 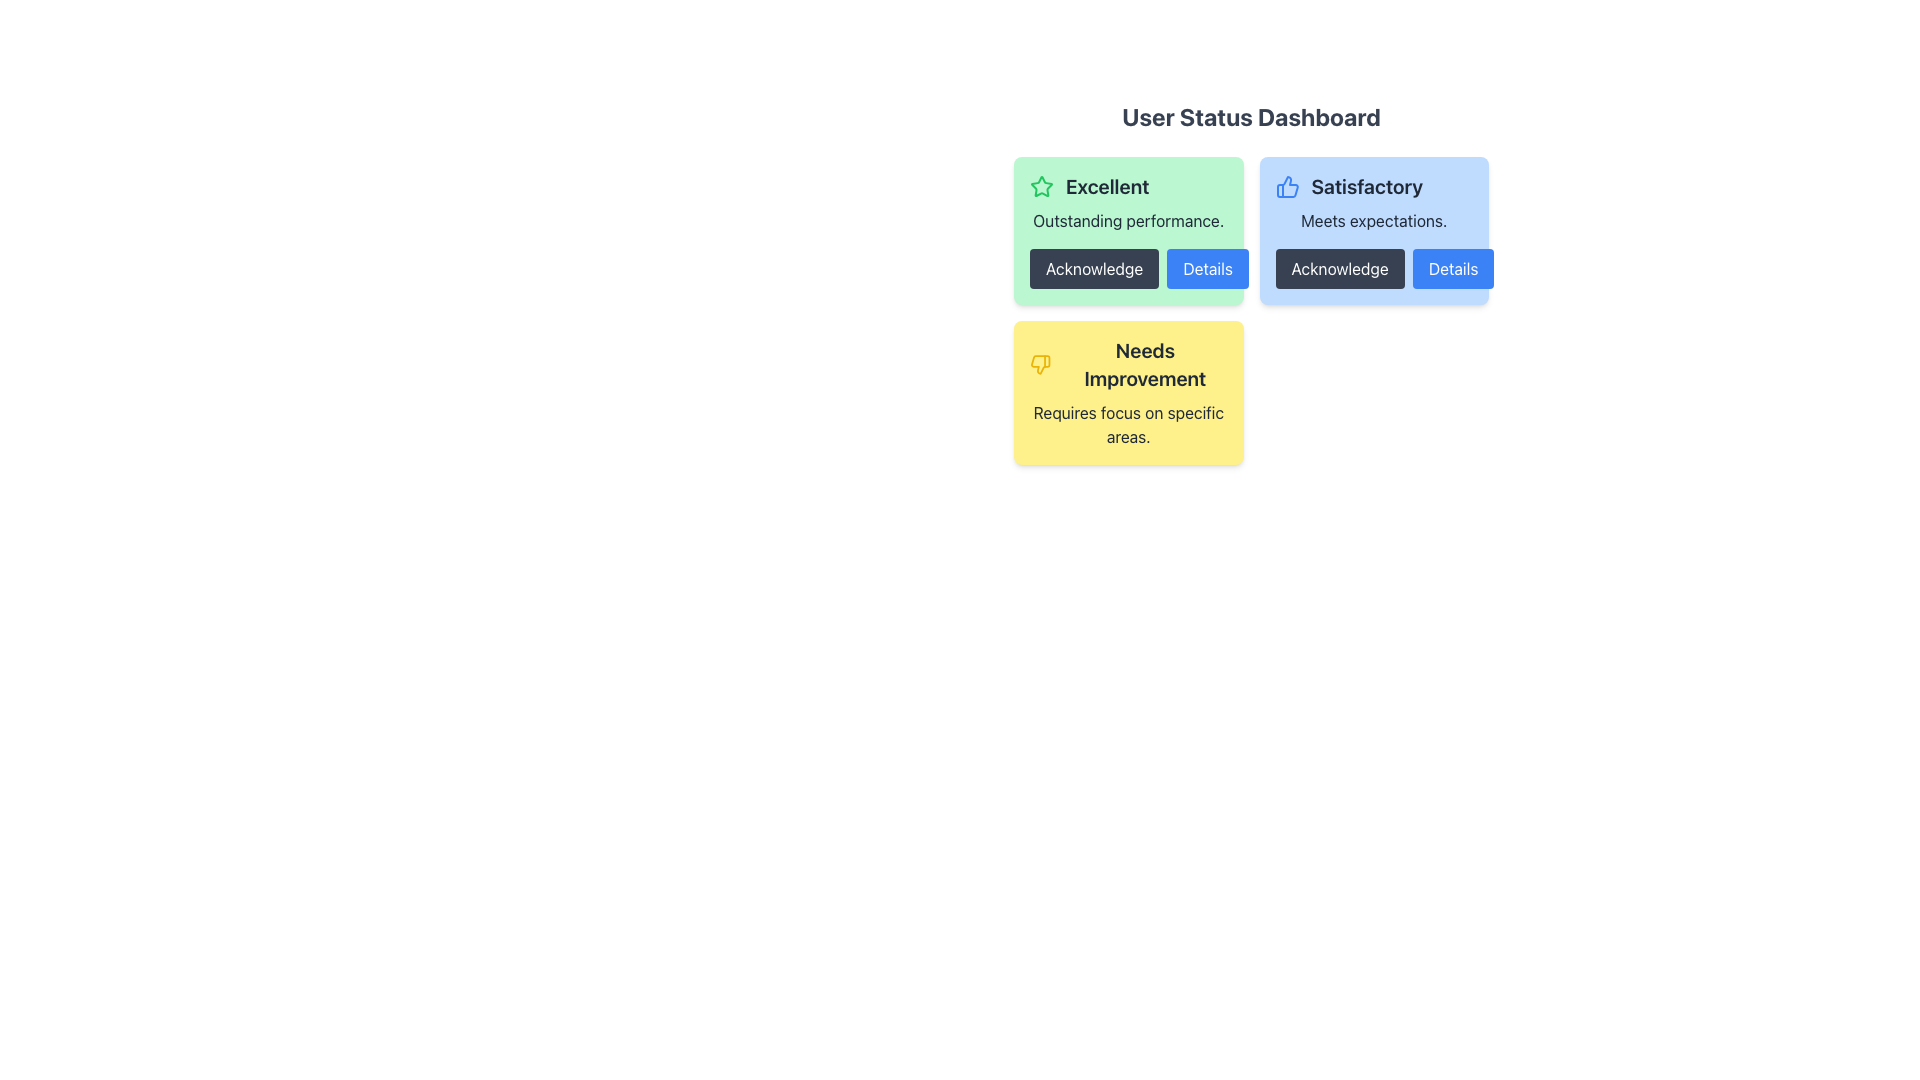 I want to click on the blue 'Details' button with rounded corners located to the right of the gray 'Acknowledge' button in the 'Satisfactory' status card, so click(x=1453, y=268).